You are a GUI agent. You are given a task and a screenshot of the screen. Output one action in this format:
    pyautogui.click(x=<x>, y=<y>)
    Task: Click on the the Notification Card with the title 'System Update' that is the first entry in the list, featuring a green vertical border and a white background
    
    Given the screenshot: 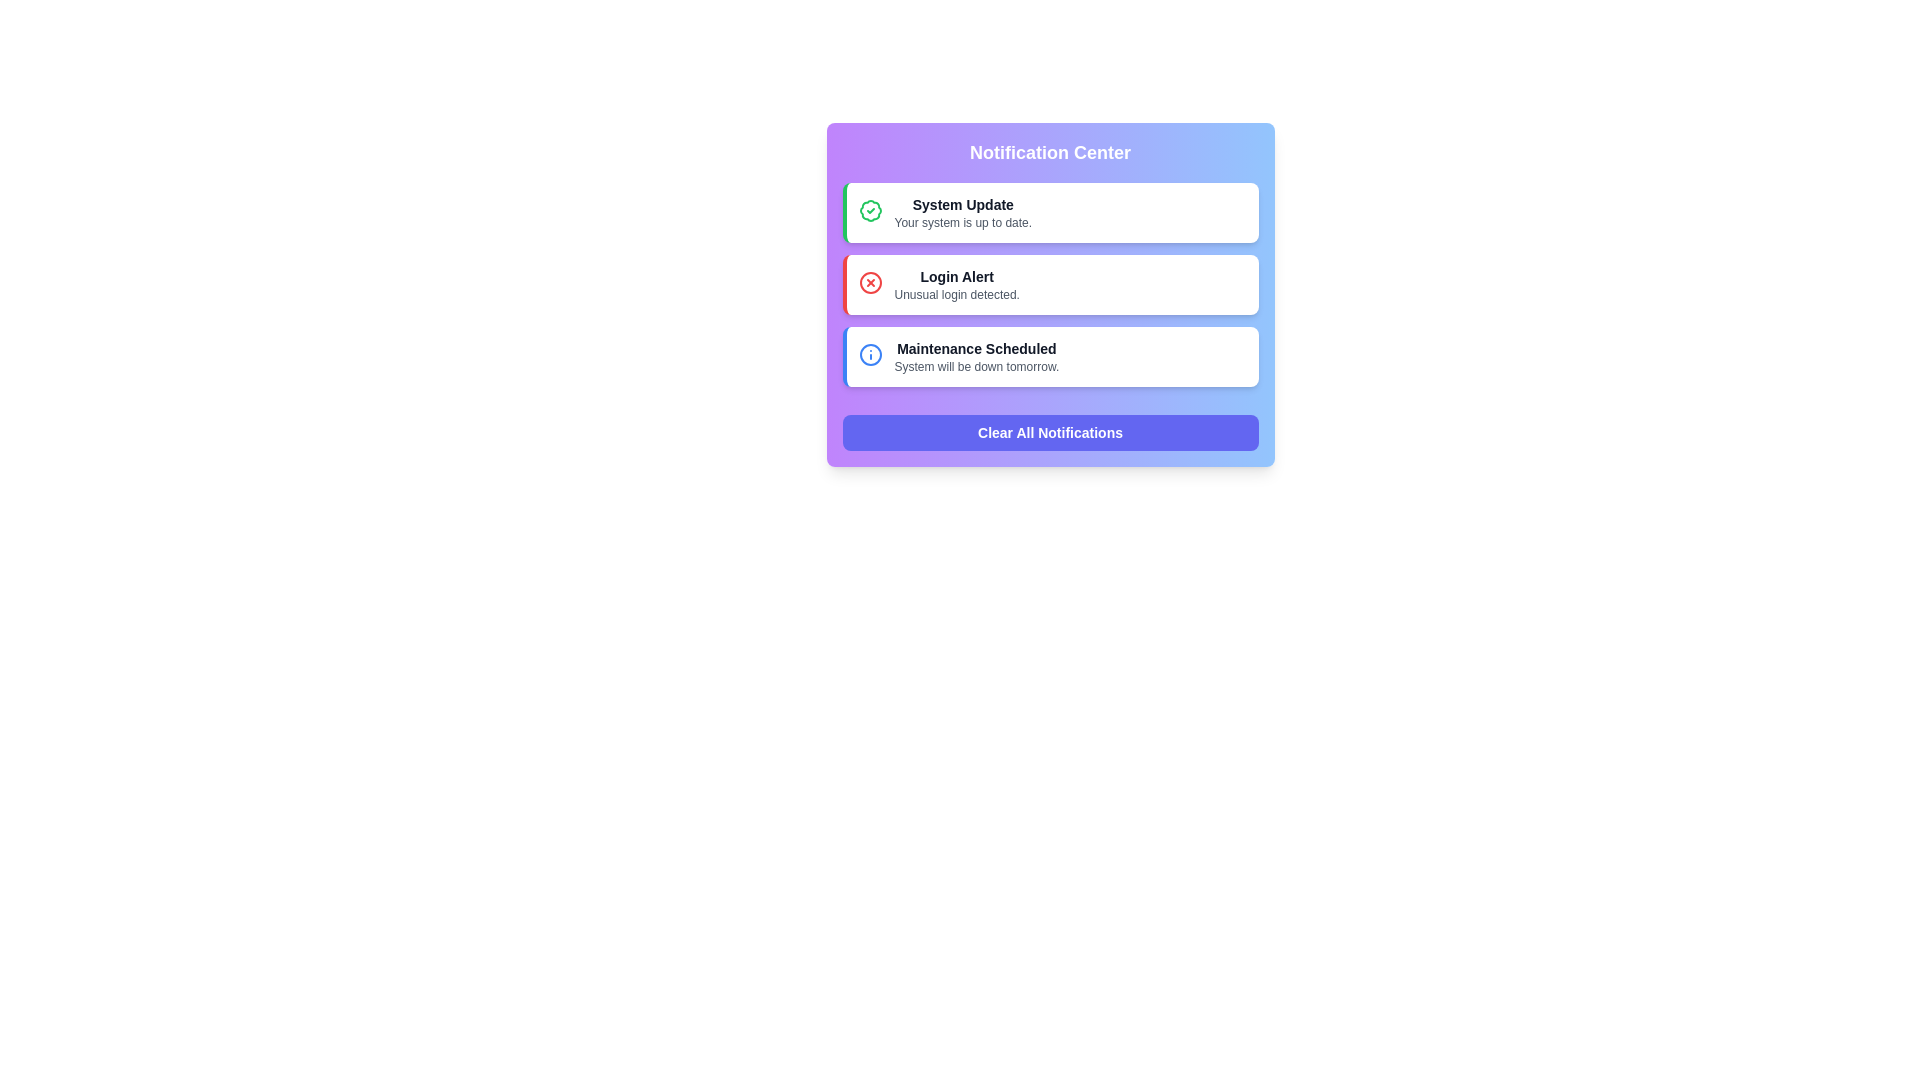 What is the action you would take?
    pyautogui.click(x=1049, y=212)
    